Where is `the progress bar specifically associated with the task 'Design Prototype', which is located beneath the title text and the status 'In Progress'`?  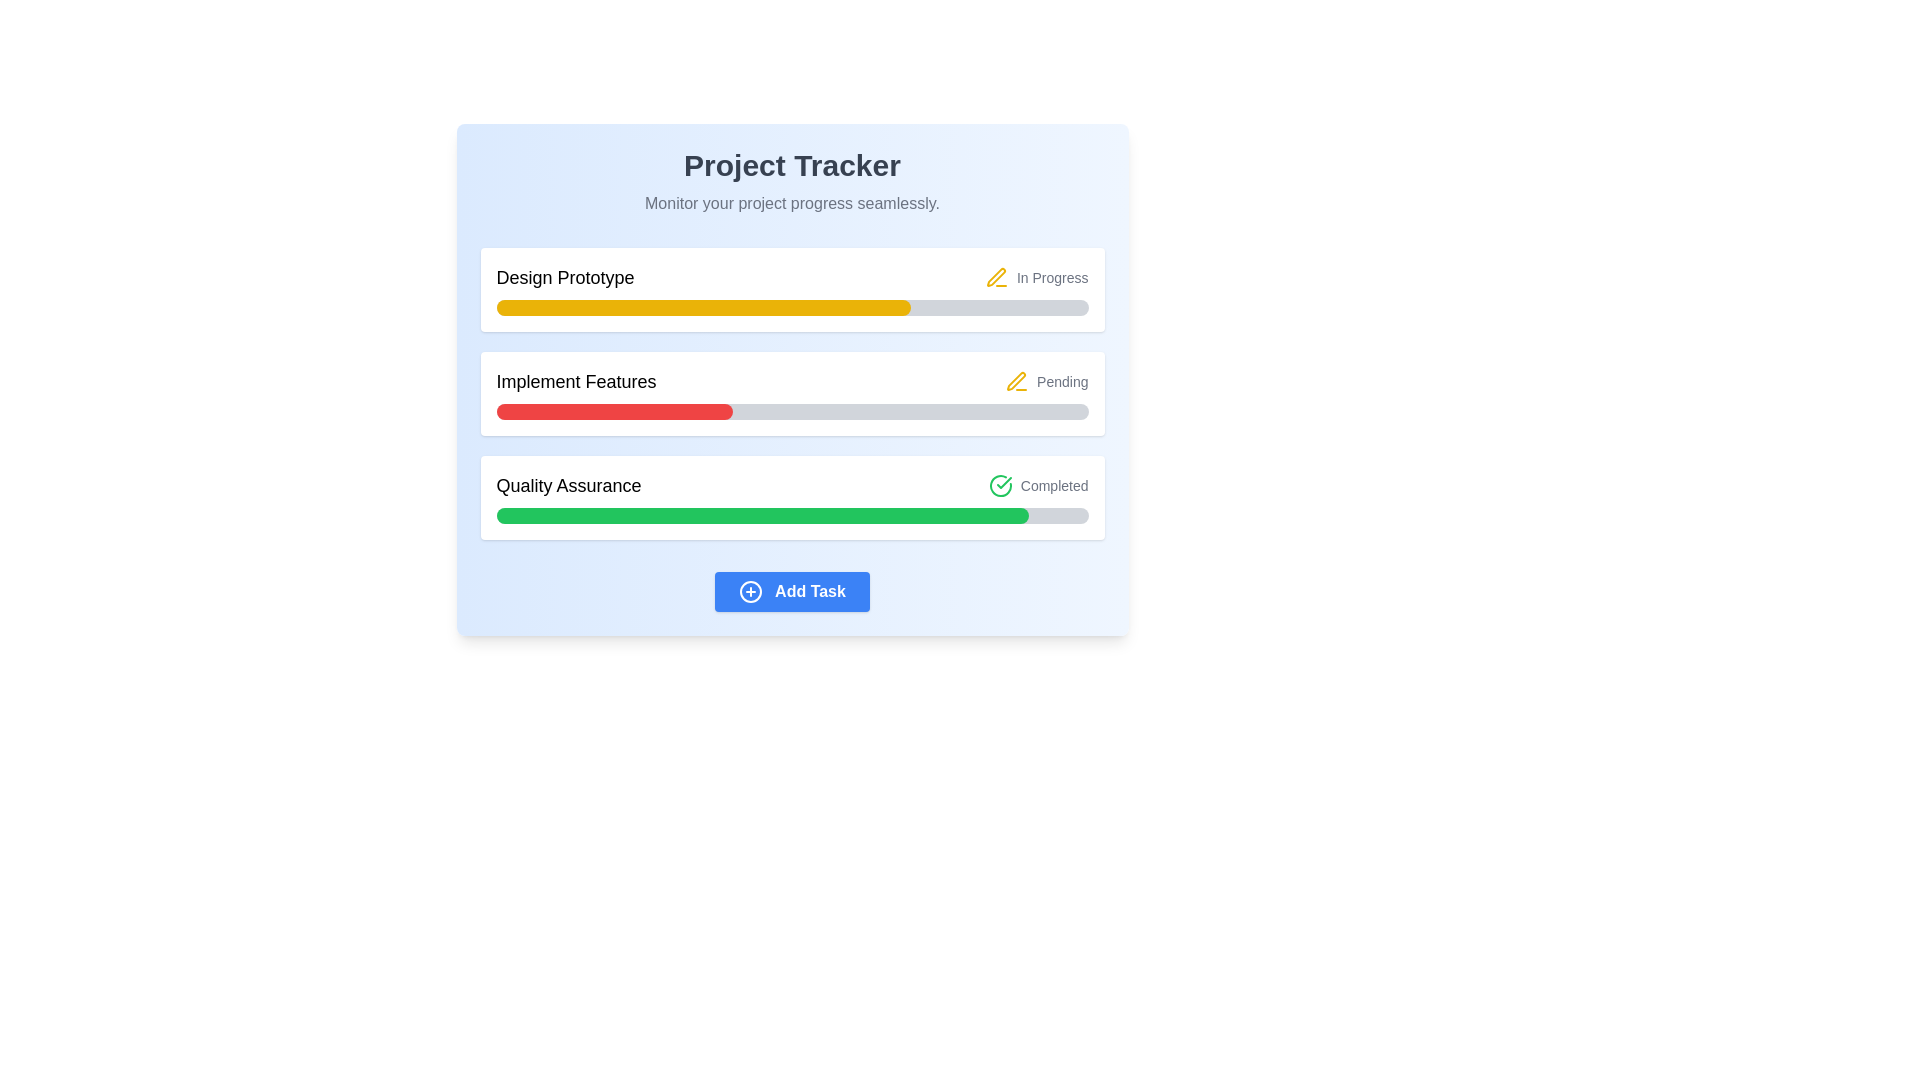 the progress bar specifically associated with the task 'Design Prototype', which is located beneath the title text and the status 'In Progress' is located at coordinates (791, 308).